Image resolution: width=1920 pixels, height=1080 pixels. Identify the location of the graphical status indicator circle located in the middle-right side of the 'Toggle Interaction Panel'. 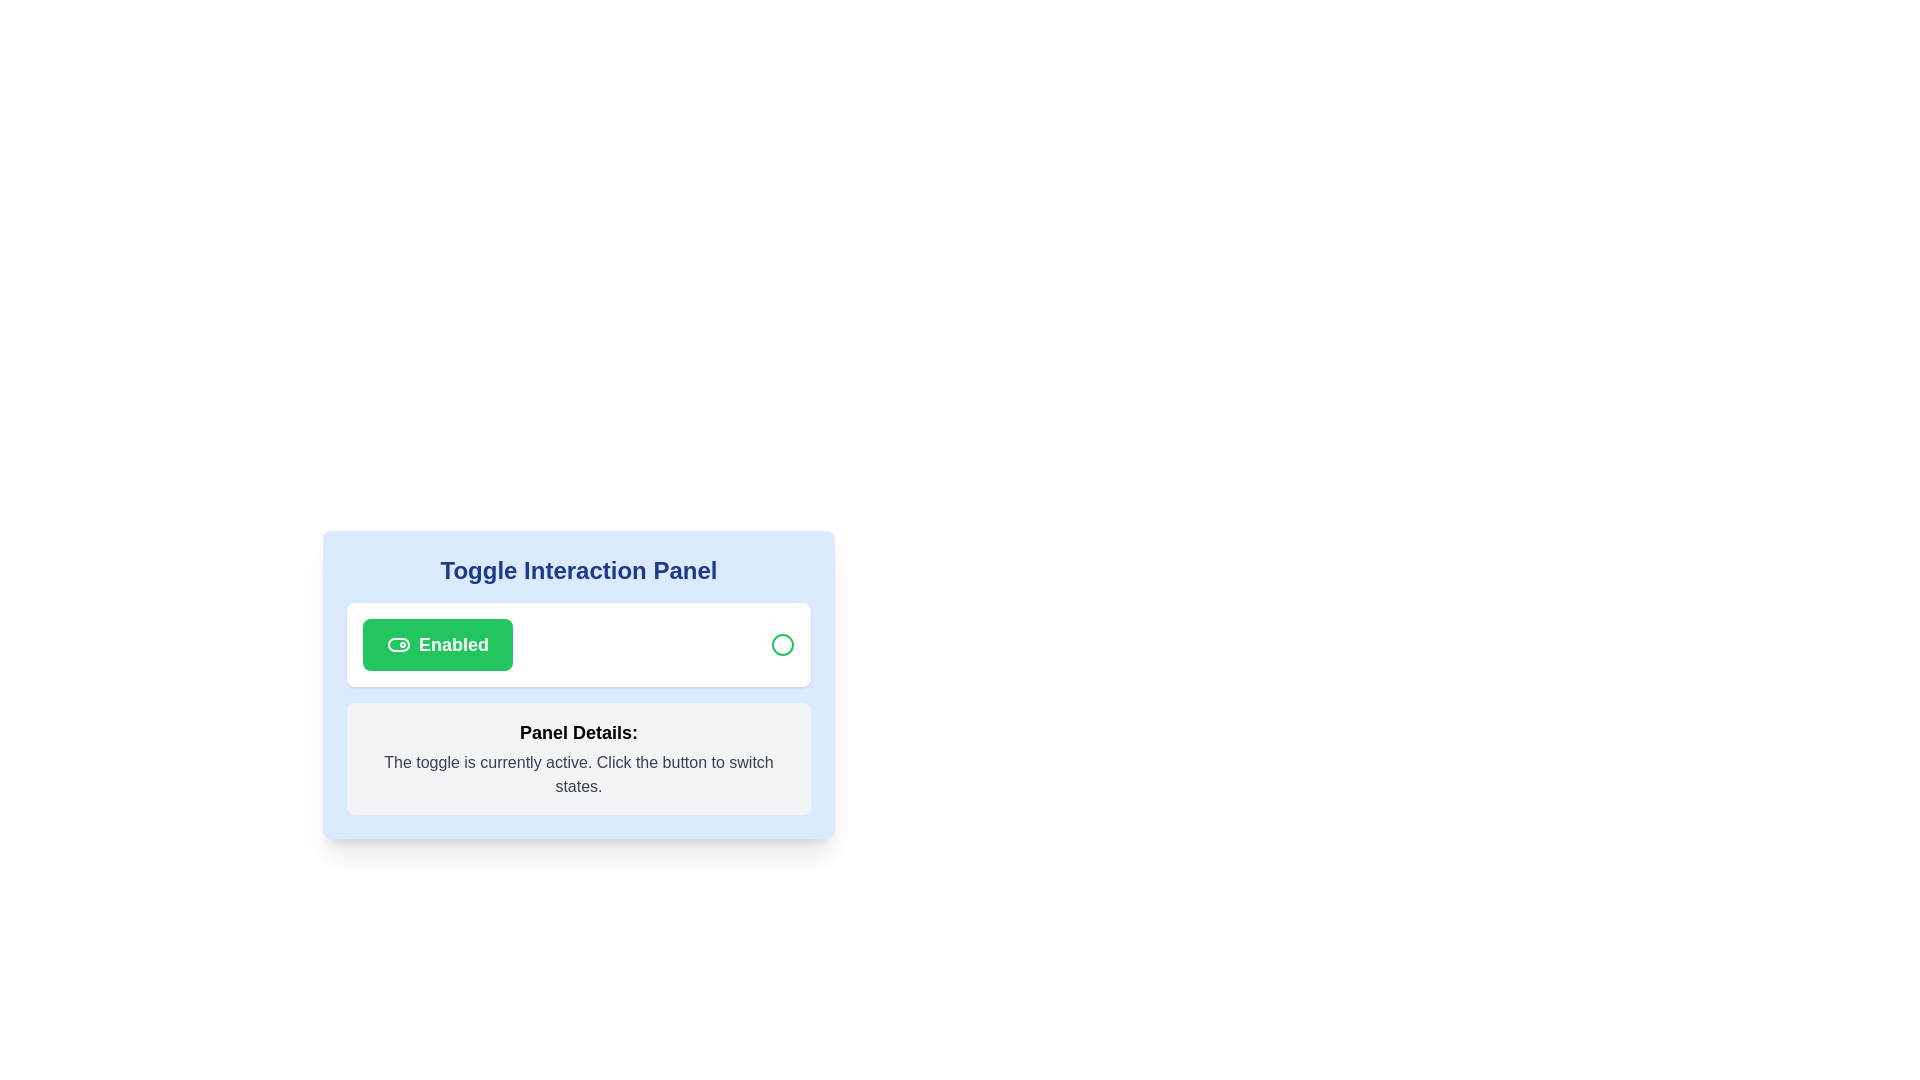
(781, 644).